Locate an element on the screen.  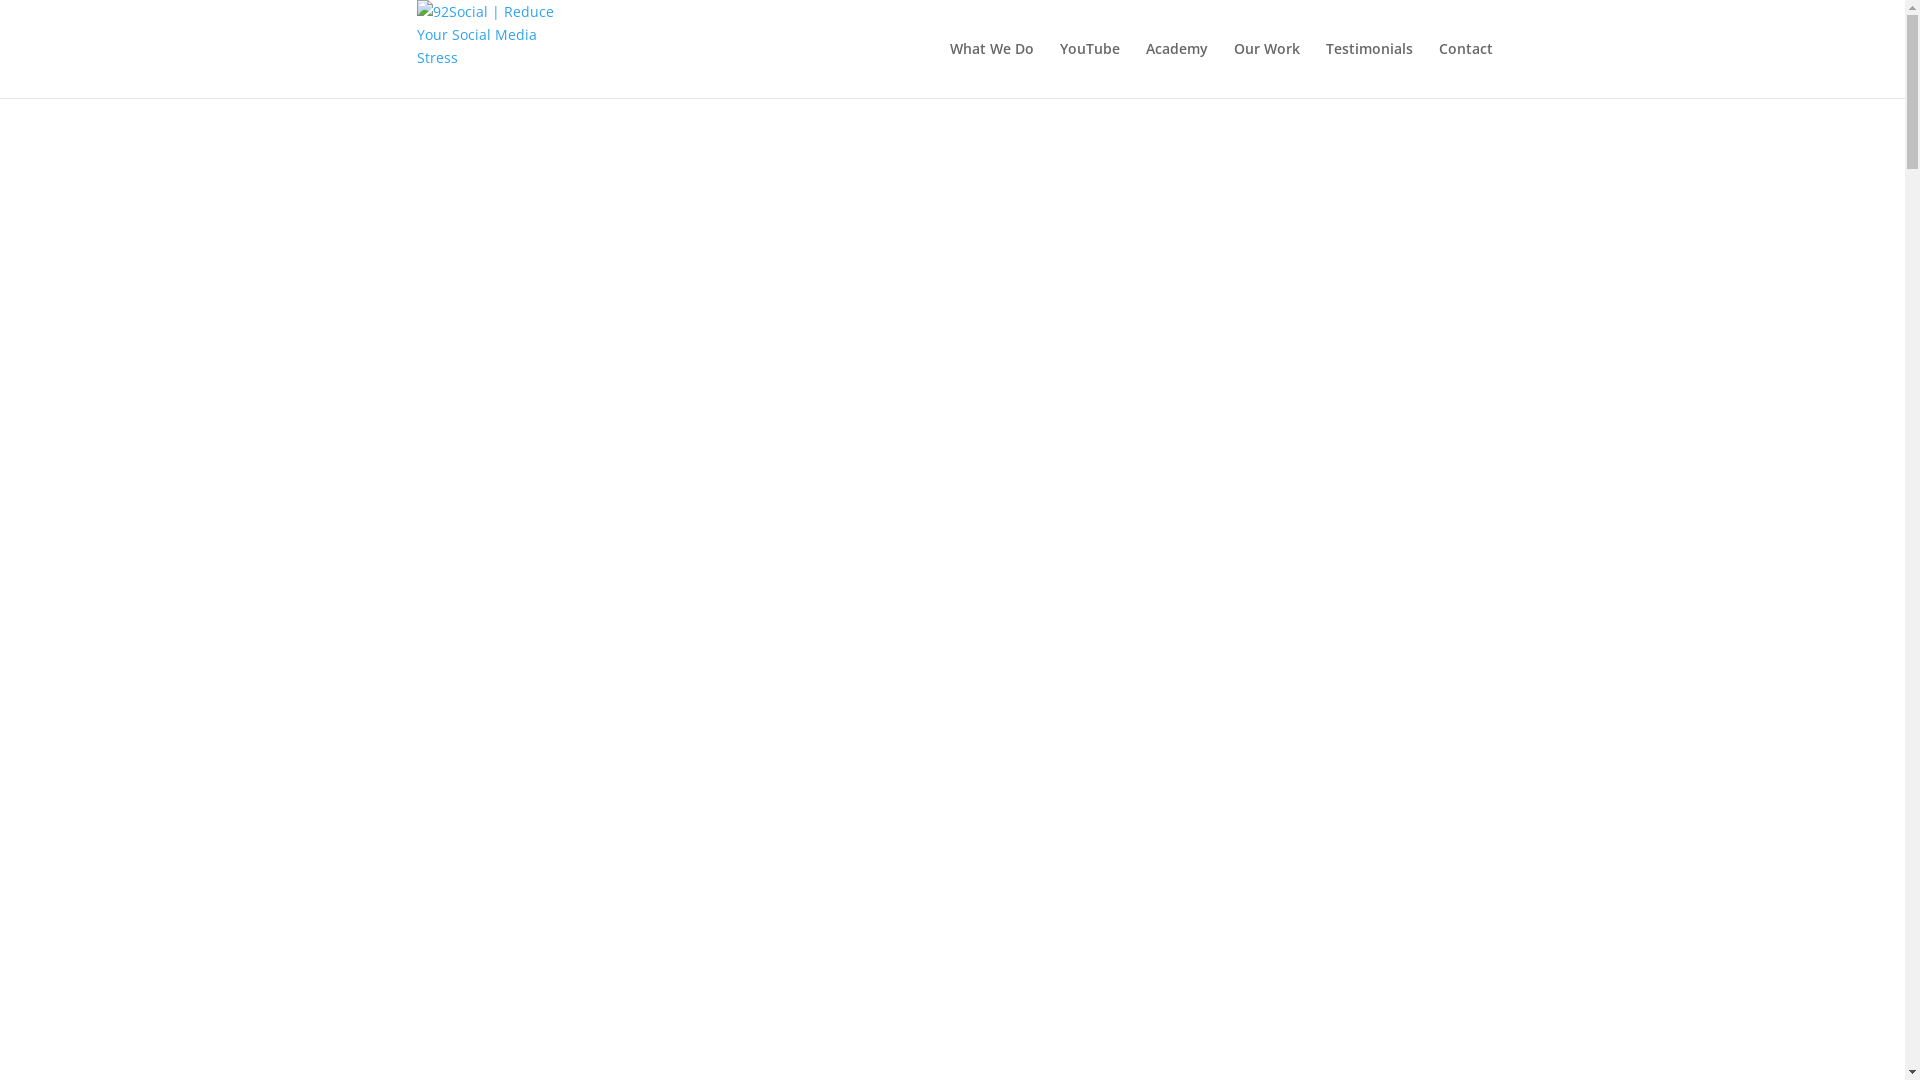
'What We Do' is located at coordinates (992, 68).